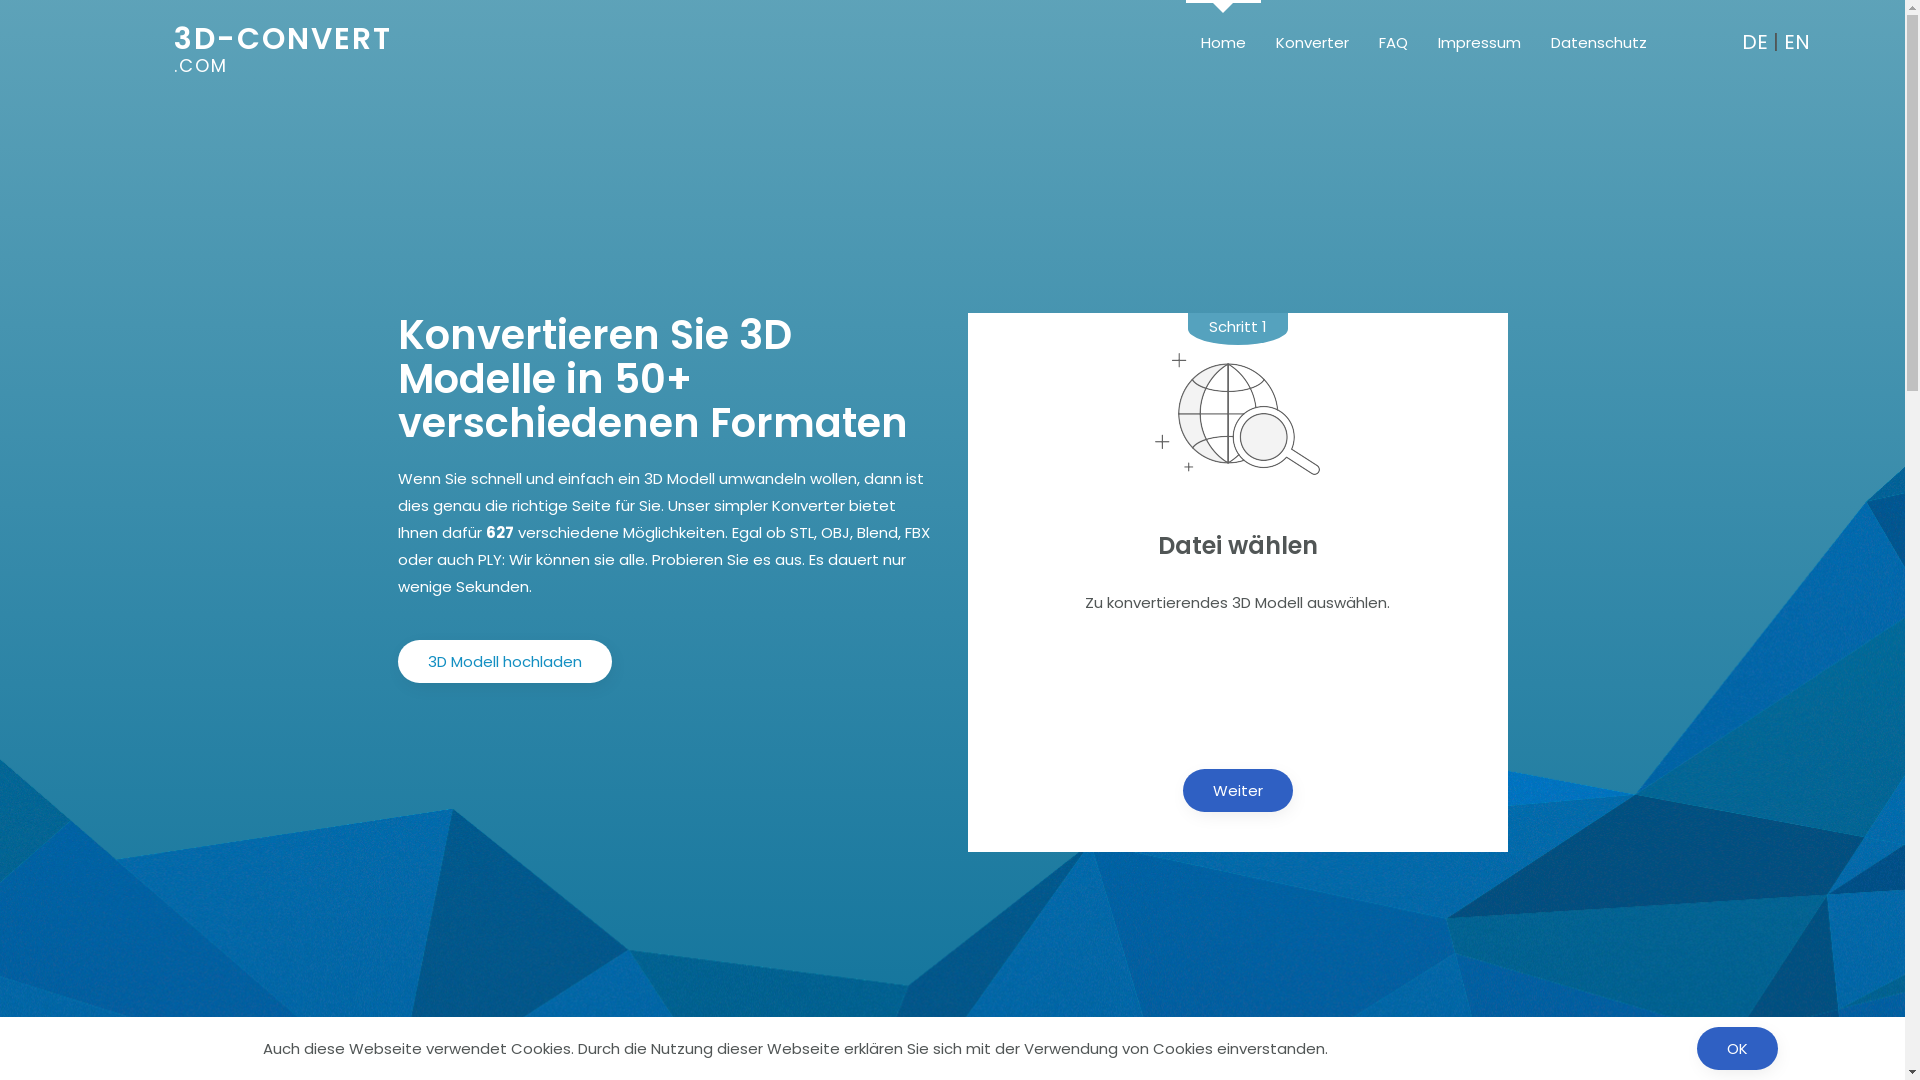 Image resolution: width=1920 pixels, height=1080 pixels. What do you see at coordinates (1597, 41) in the screenshot?
I see `'Datenschutz'` at bounding box center [1597, 41].